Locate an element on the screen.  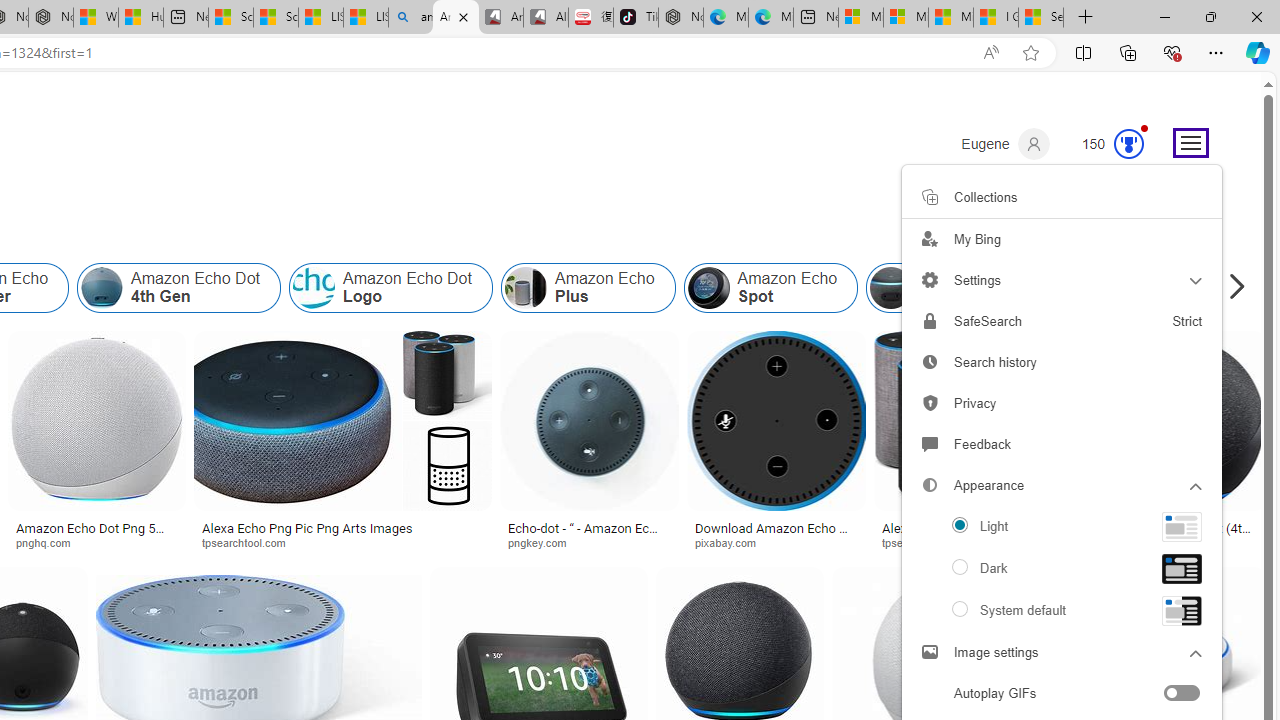
'Autoplay GIFs' is located at coordinates (1061, 692).